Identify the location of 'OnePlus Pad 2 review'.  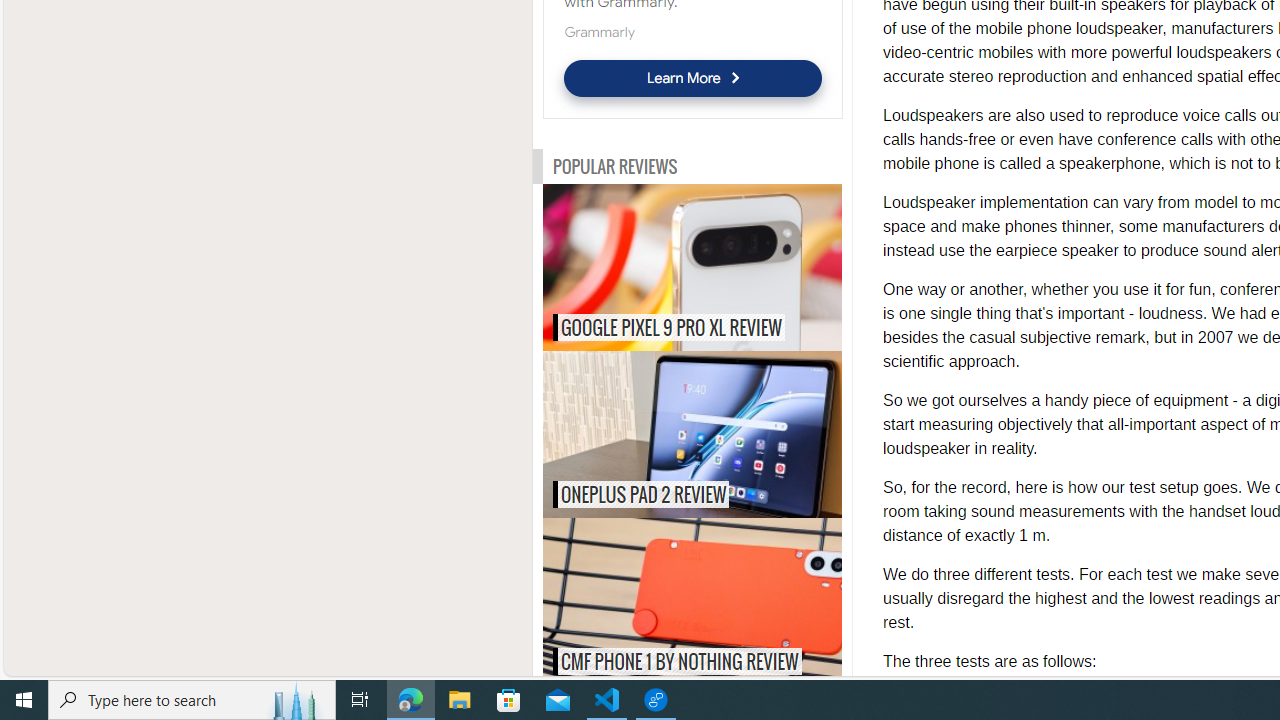
(733, 433).